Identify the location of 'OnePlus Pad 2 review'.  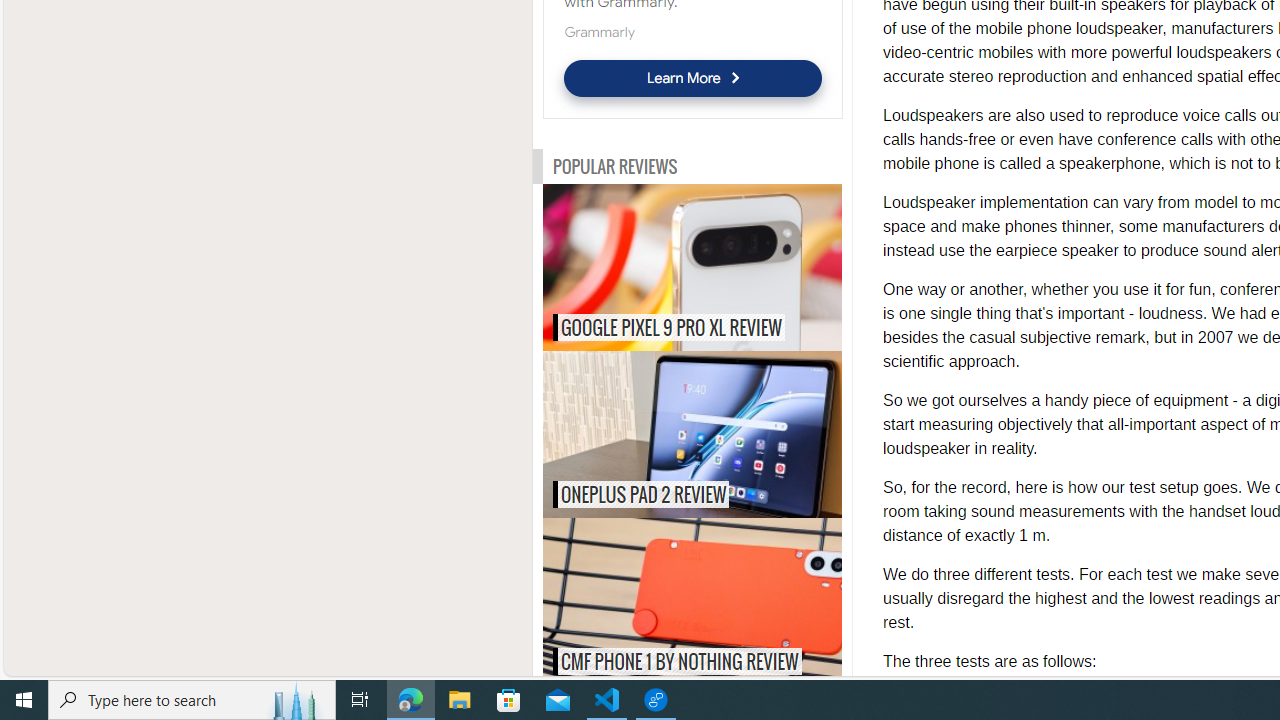
(733, 433).